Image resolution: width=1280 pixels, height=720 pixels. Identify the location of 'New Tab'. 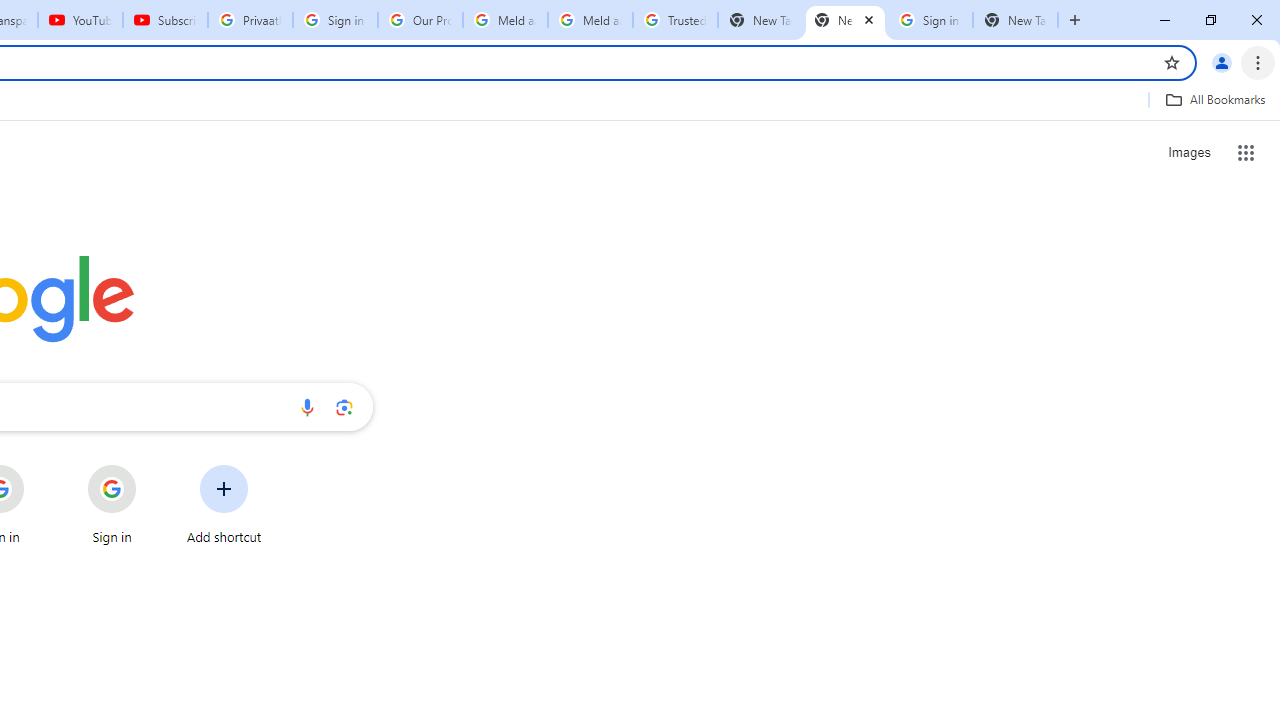
(1015, 20).